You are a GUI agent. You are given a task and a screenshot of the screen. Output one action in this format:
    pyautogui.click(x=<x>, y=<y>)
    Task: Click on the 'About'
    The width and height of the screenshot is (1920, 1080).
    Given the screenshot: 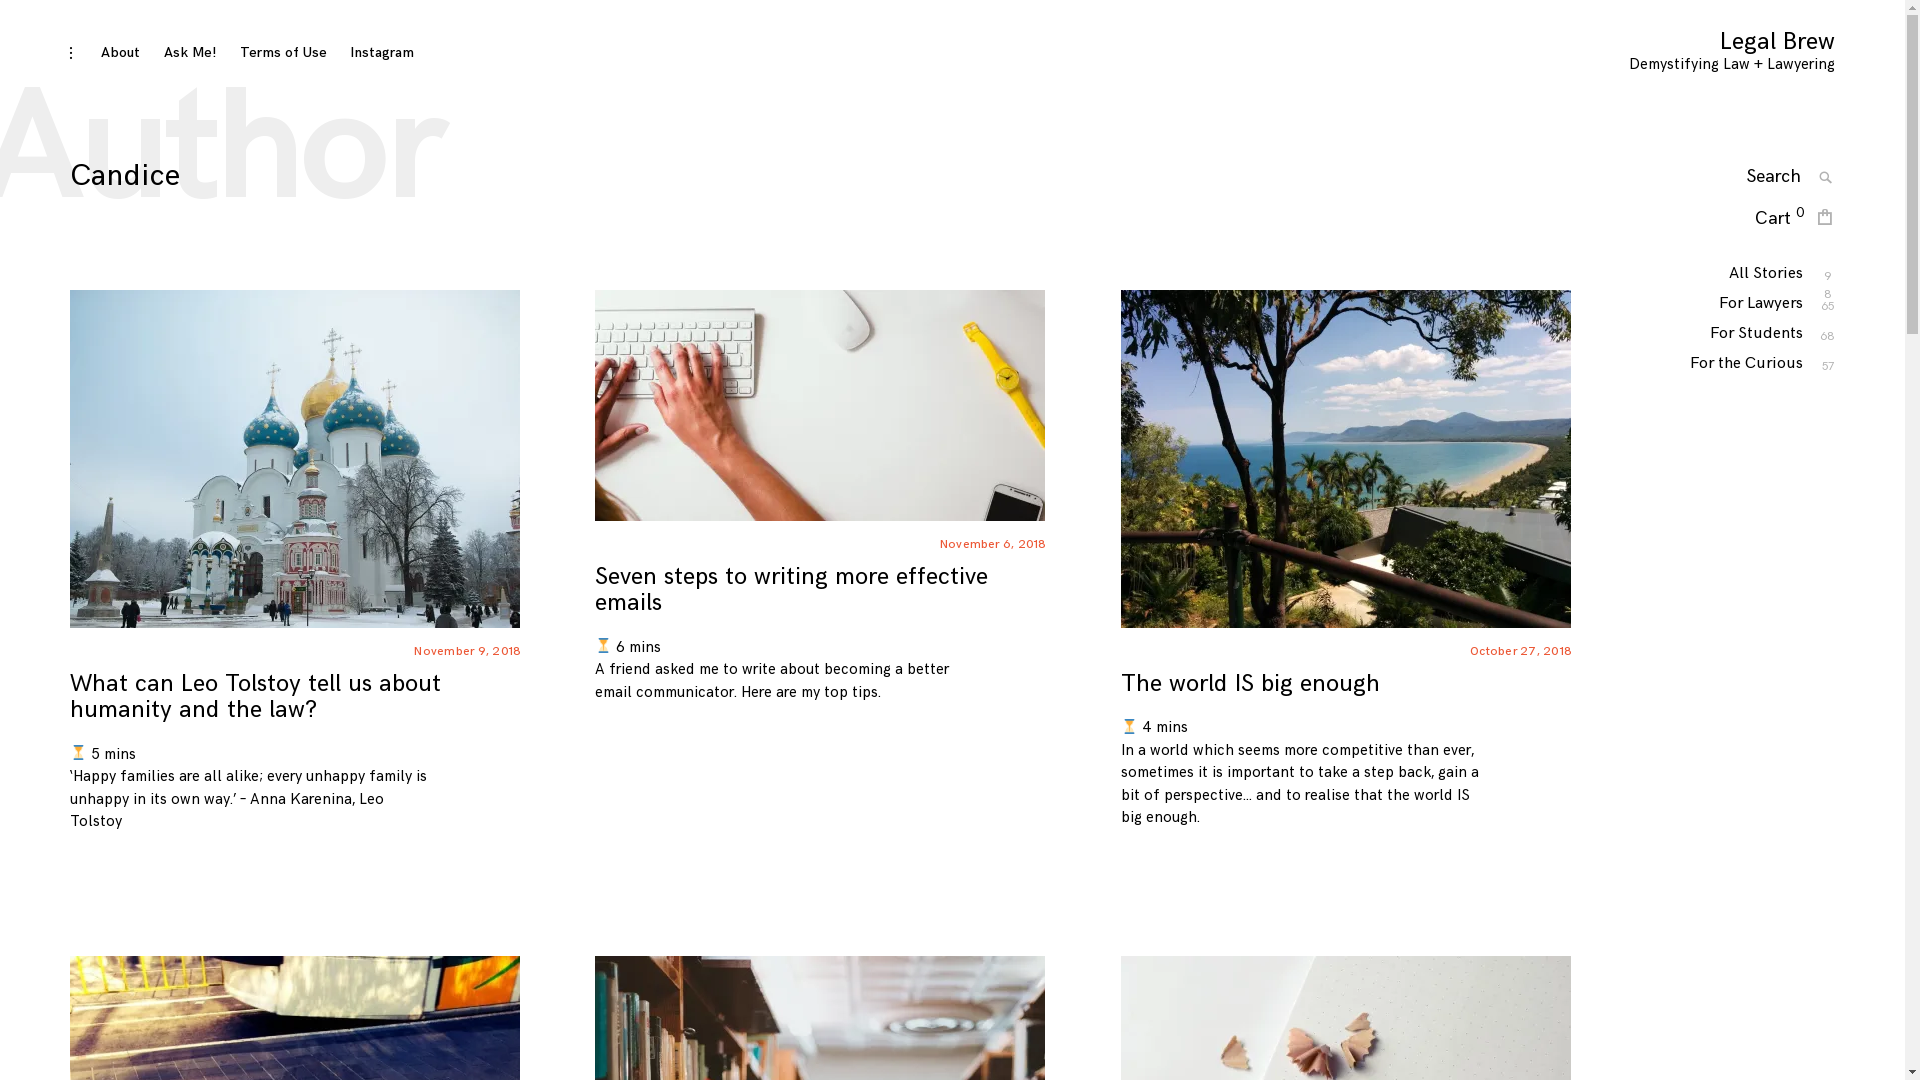 What is the action you would take?
    pyautogui.click(x=99, y=51)
    